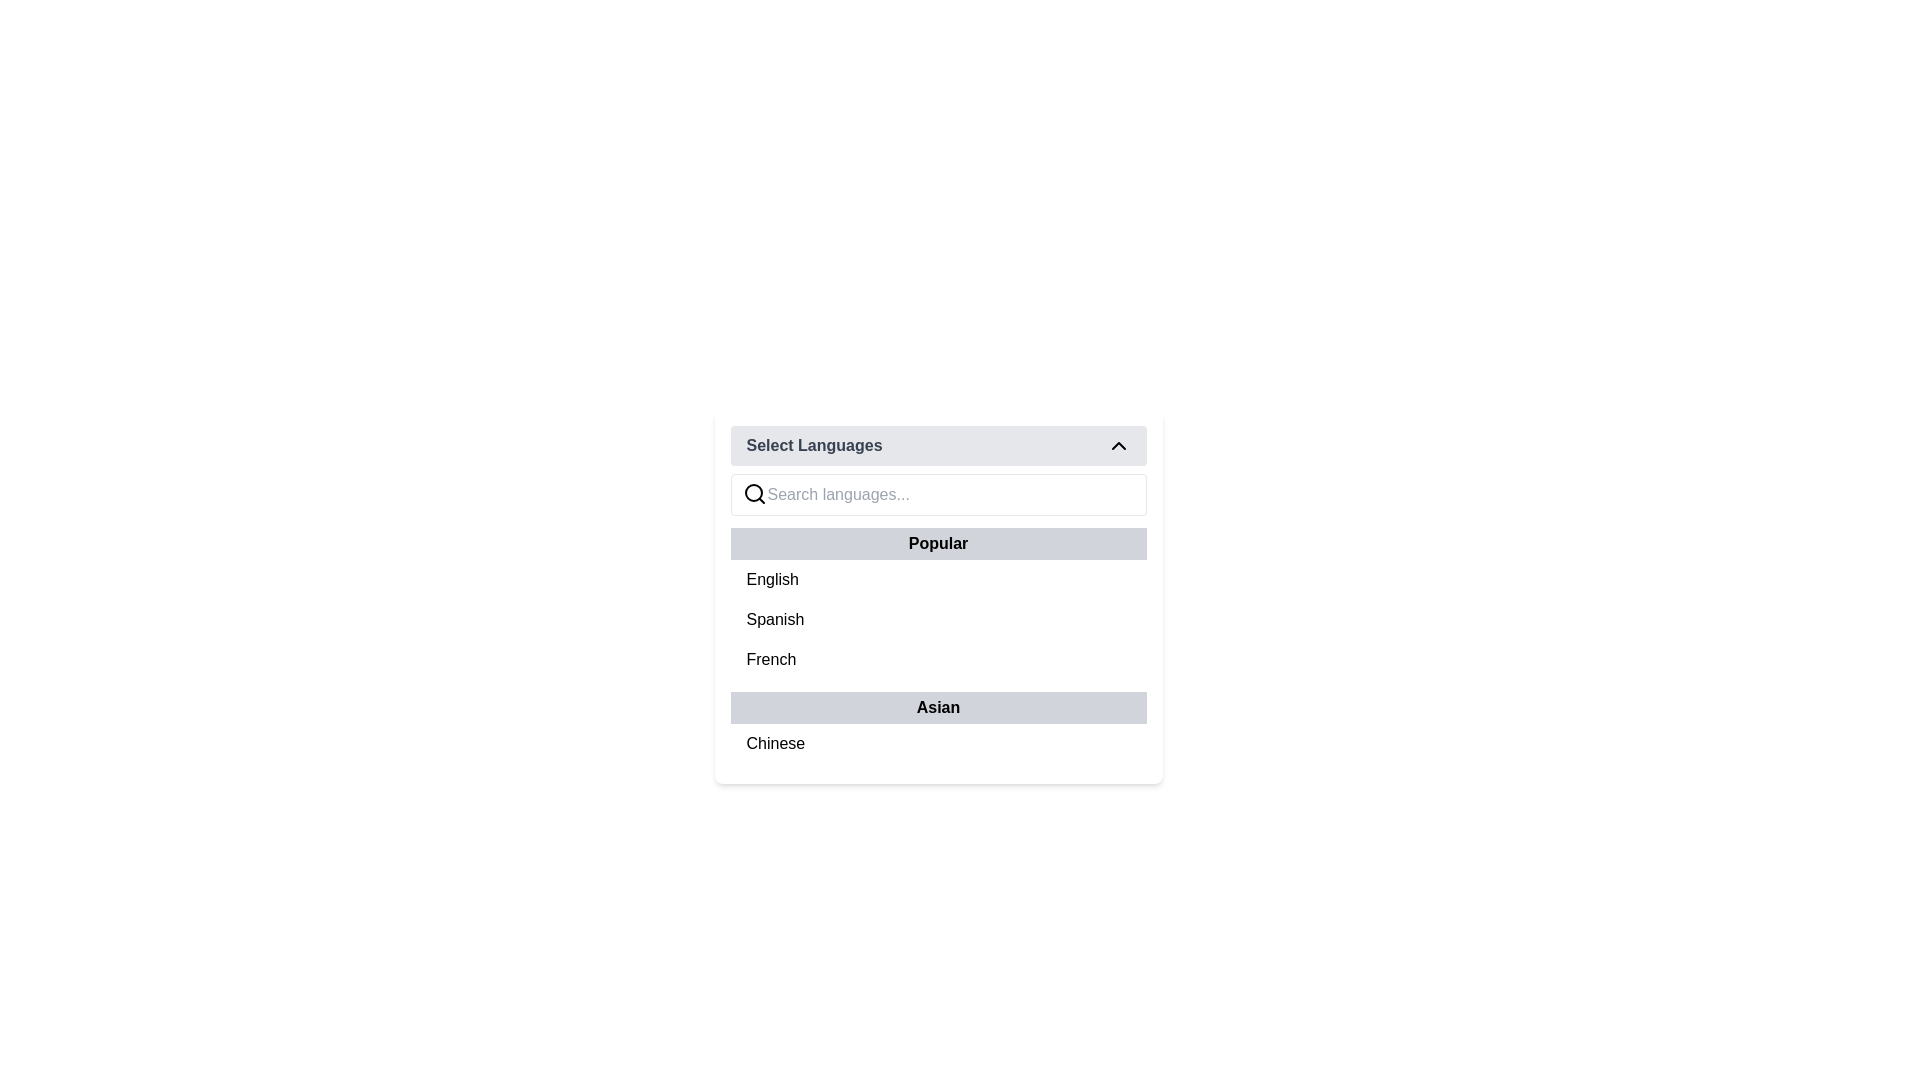 This screenshot has width=1920, height=1080. What do you see at coordinates (937, 619) in the screenshot?
I see `the list item labeled 'Spanish' in the 'Popular' section of the dropdown menu to navigate through keyboard inputs` at bounding box center [937, 619].